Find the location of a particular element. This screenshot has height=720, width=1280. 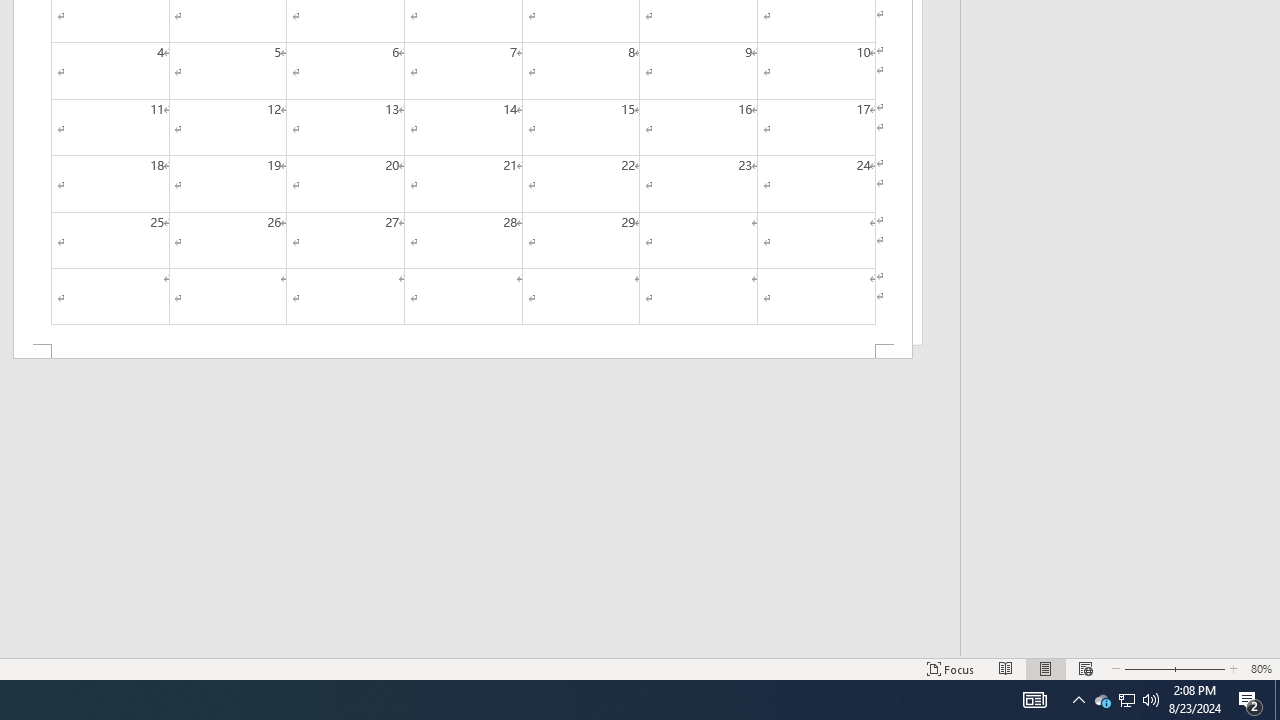

'Zoom Out' is located at coordinates (1143, 669).